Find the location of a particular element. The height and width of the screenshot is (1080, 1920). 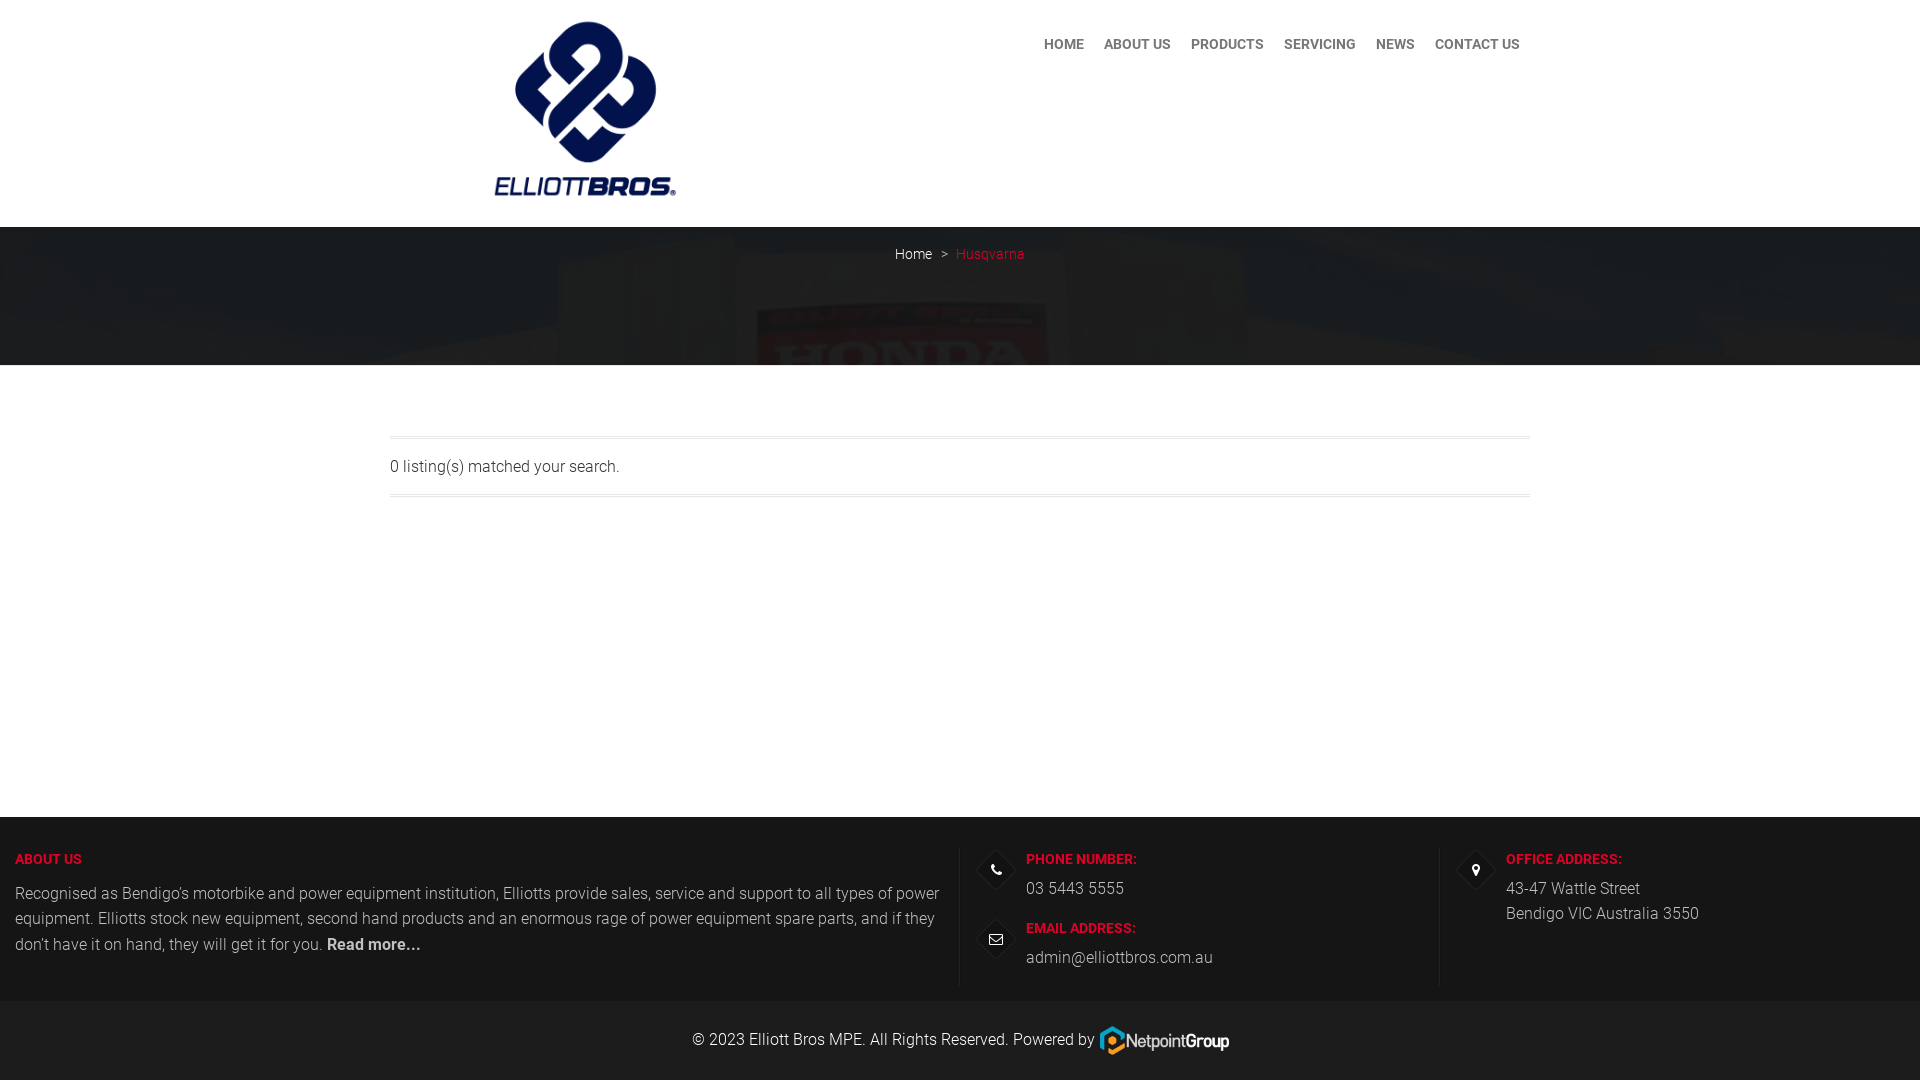

'CONTACT US' is located at coordinates (1477, 43).